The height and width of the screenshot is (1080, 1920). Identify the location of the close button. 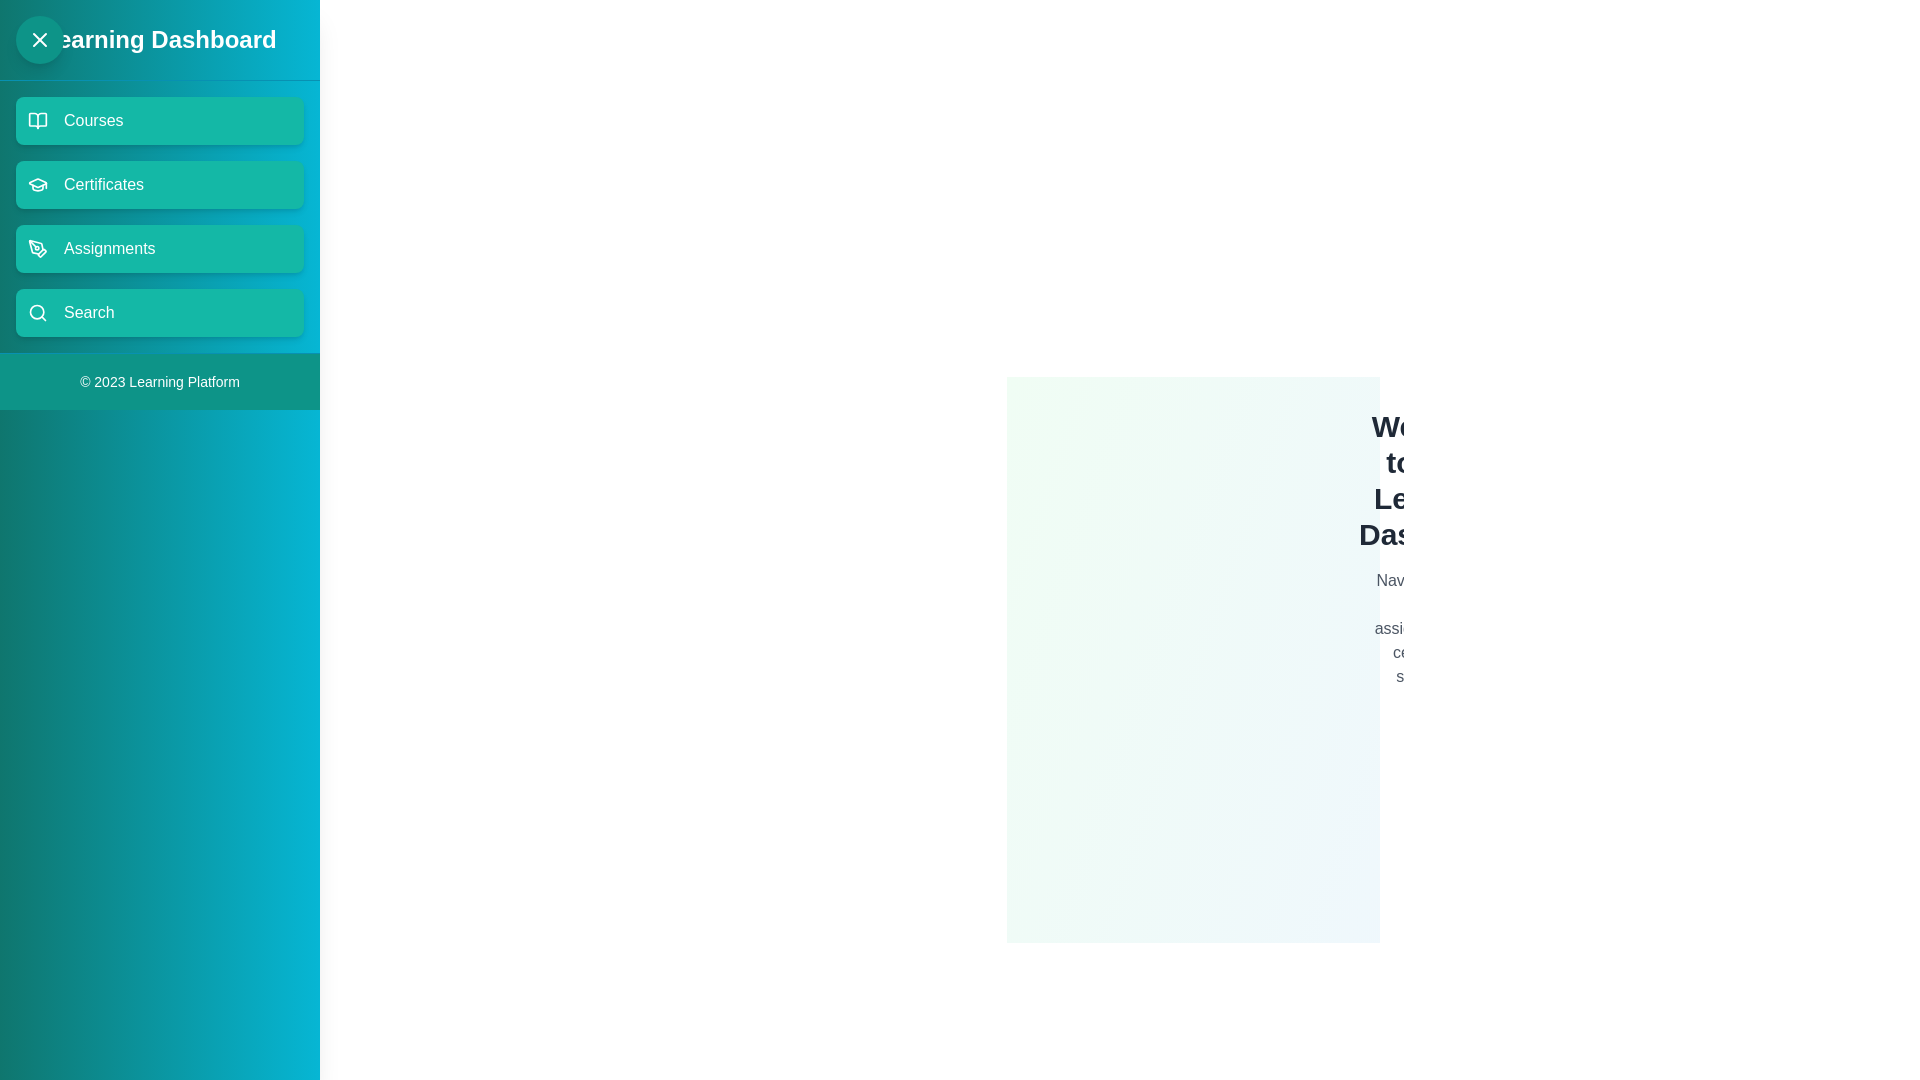
(39, 39).